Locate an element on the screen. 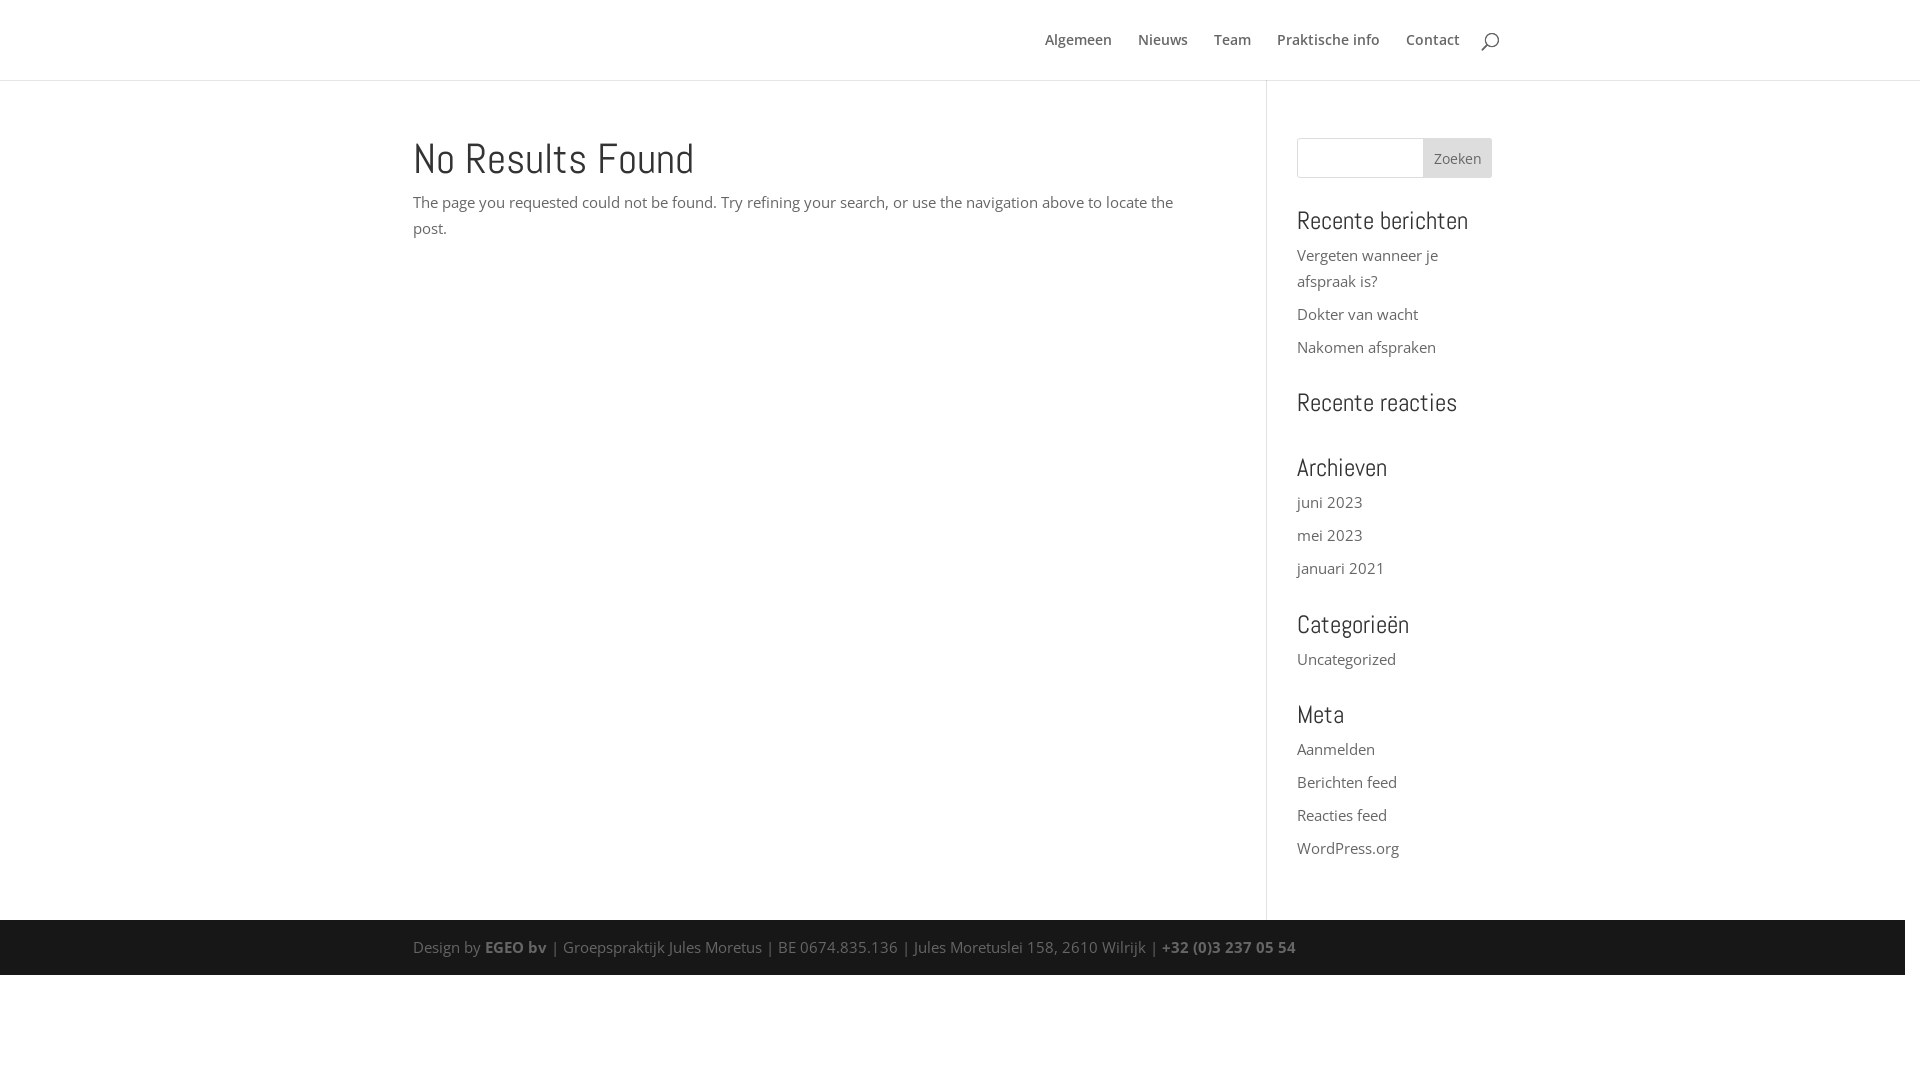  'Berichten feed' is located at coordinates (1347, 781).